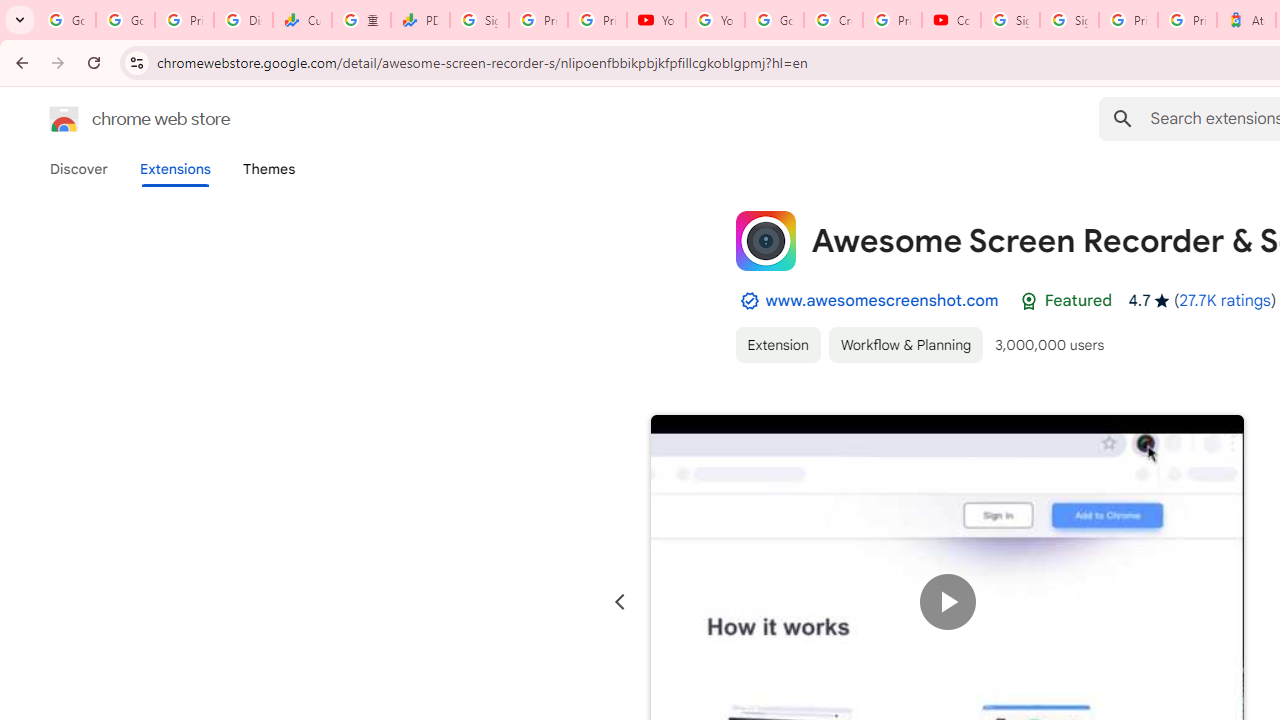 The image size is (1280, 720). I want to click on 'Currencies - Google Finance', so click(301, 20).